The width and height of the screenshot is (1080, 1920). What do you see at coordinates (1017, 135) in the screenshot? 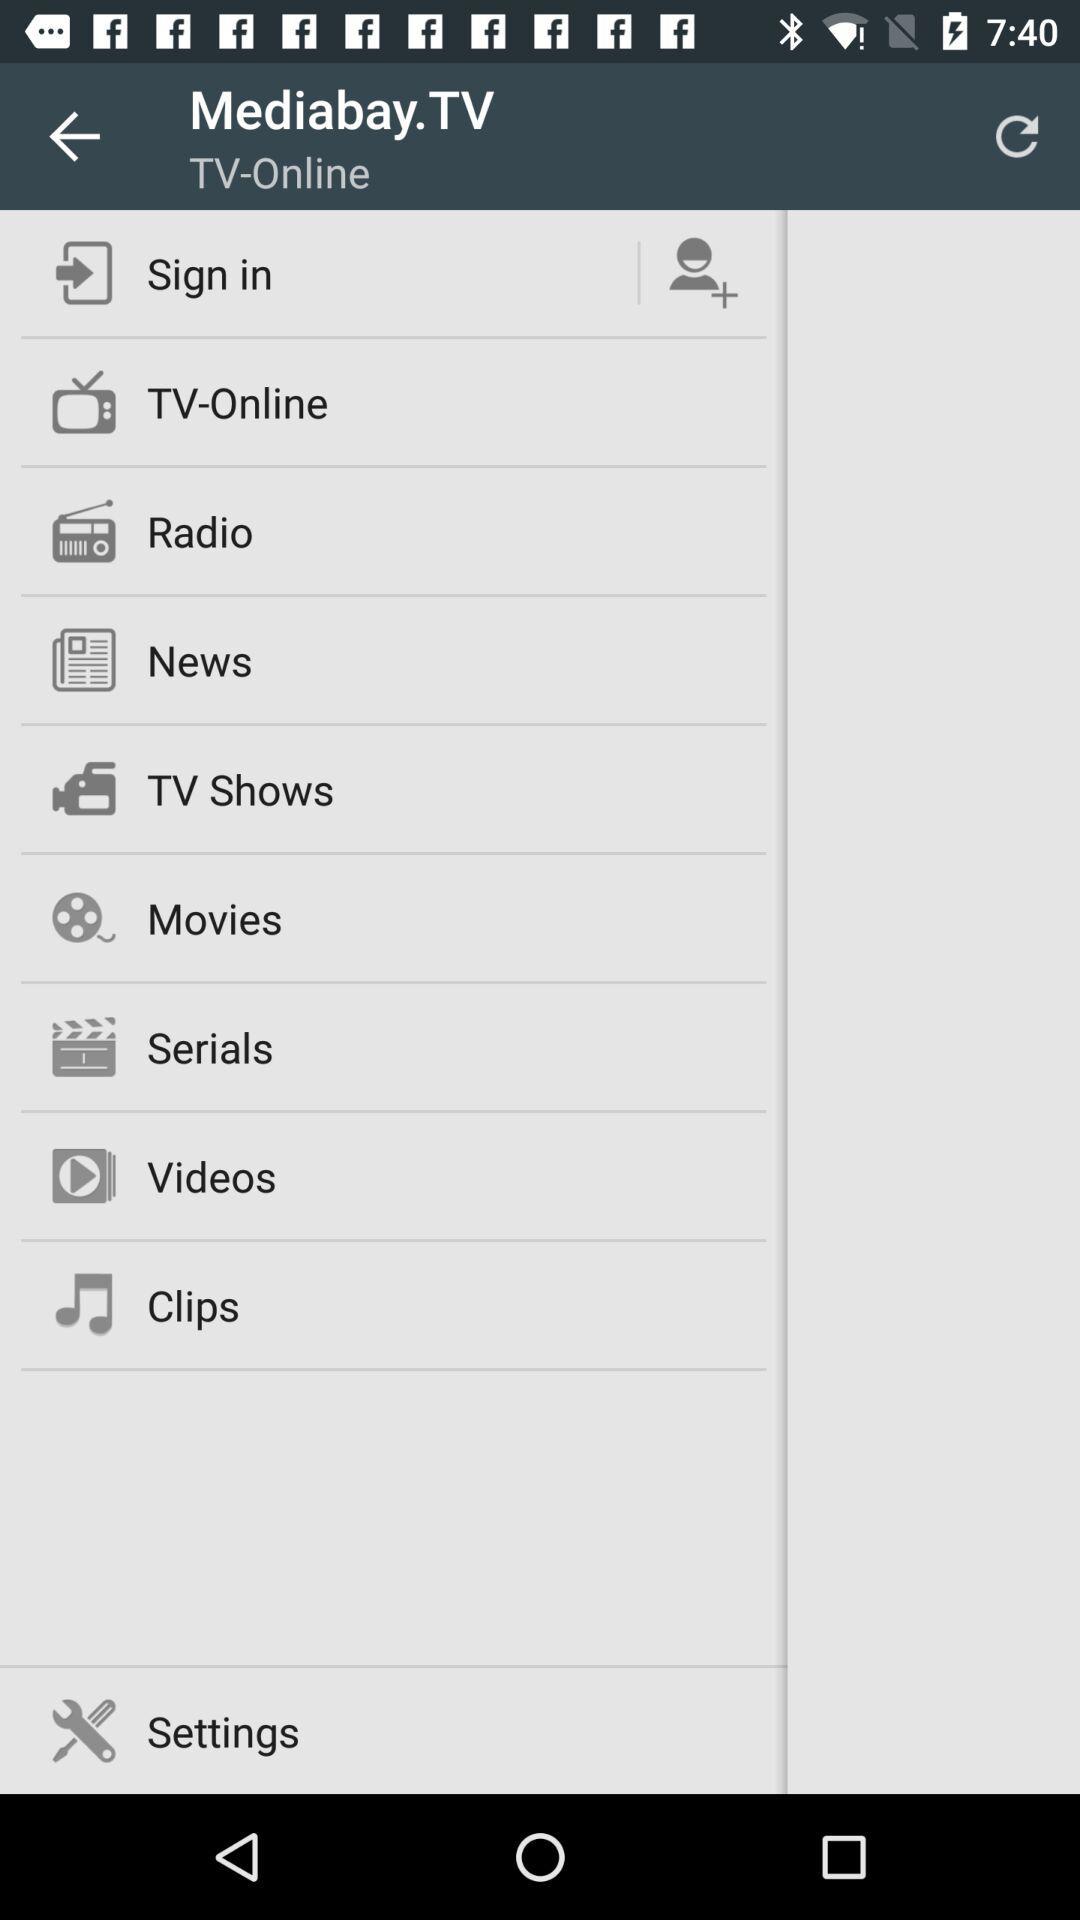
I see `the item at the top right corner` at bounding box center [1017, 135].